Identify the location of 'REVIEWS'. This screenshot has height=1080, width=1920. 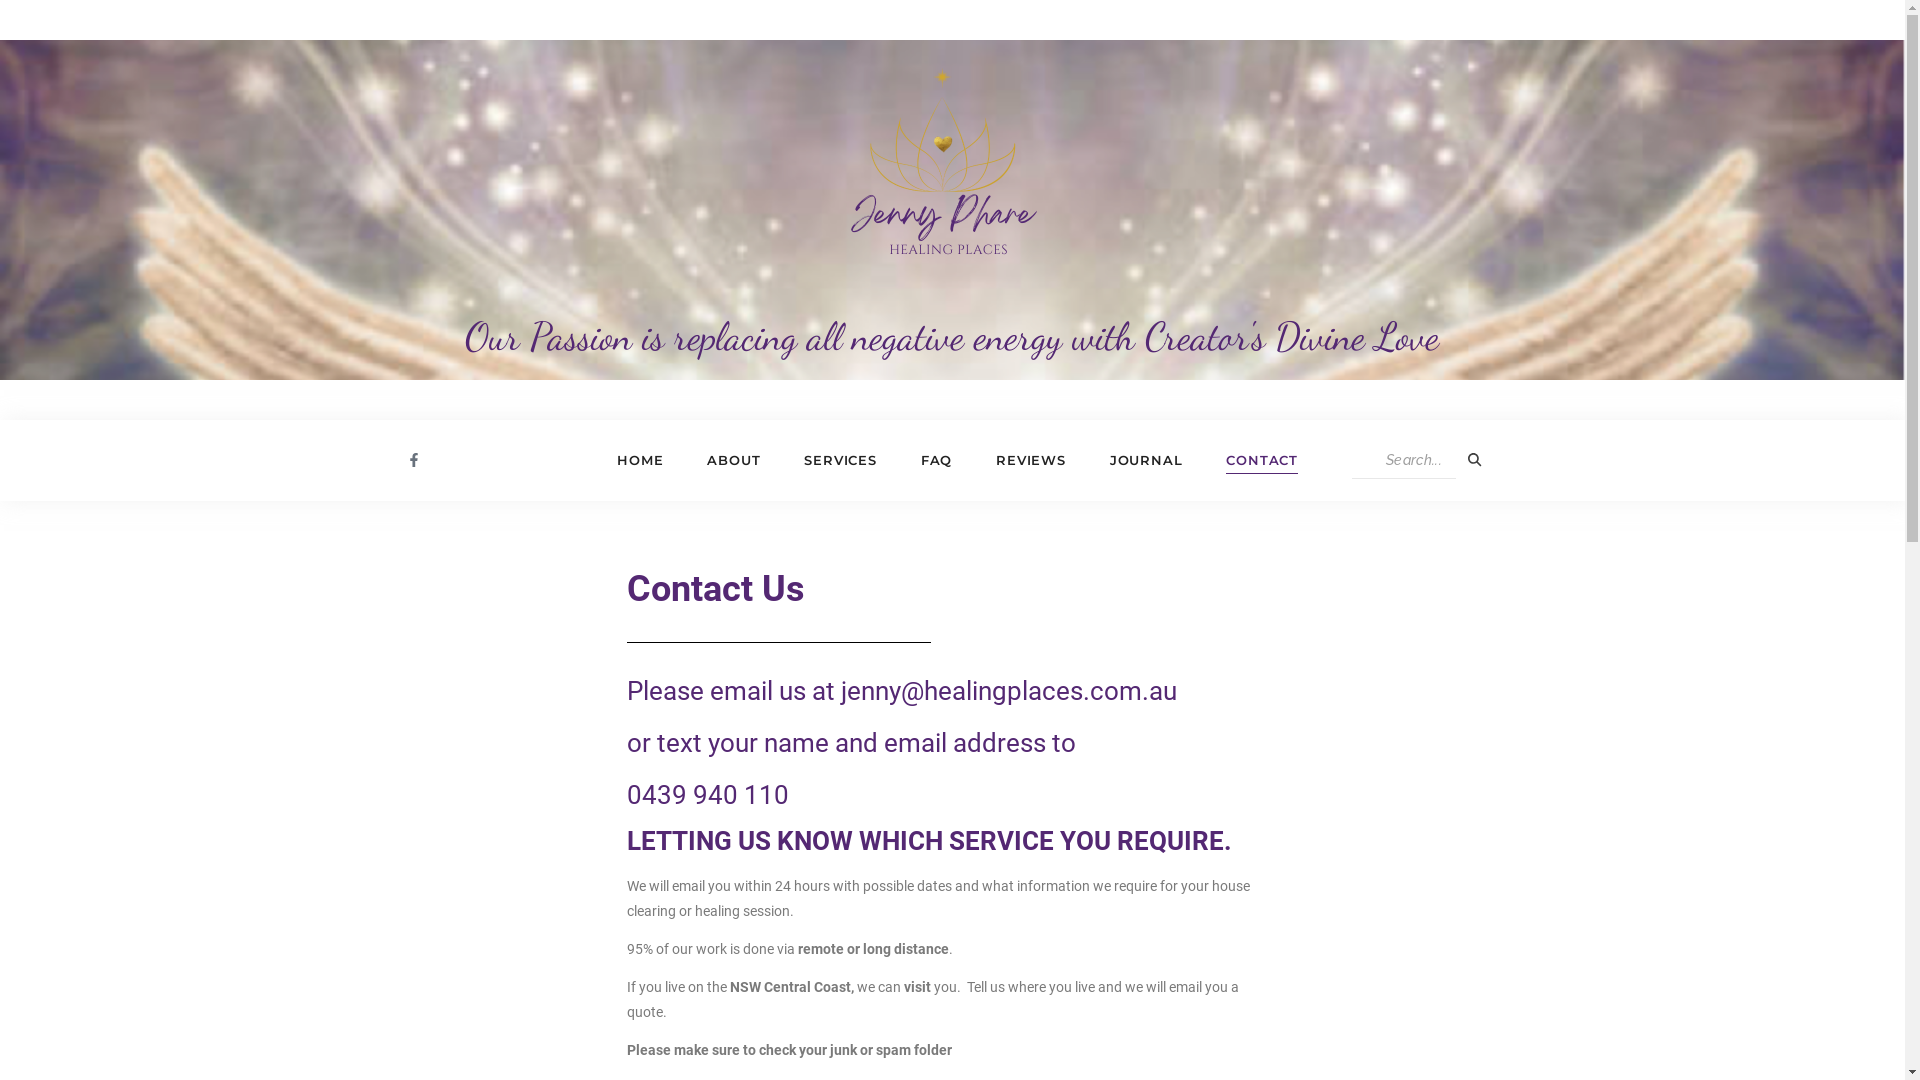
(983, 460).